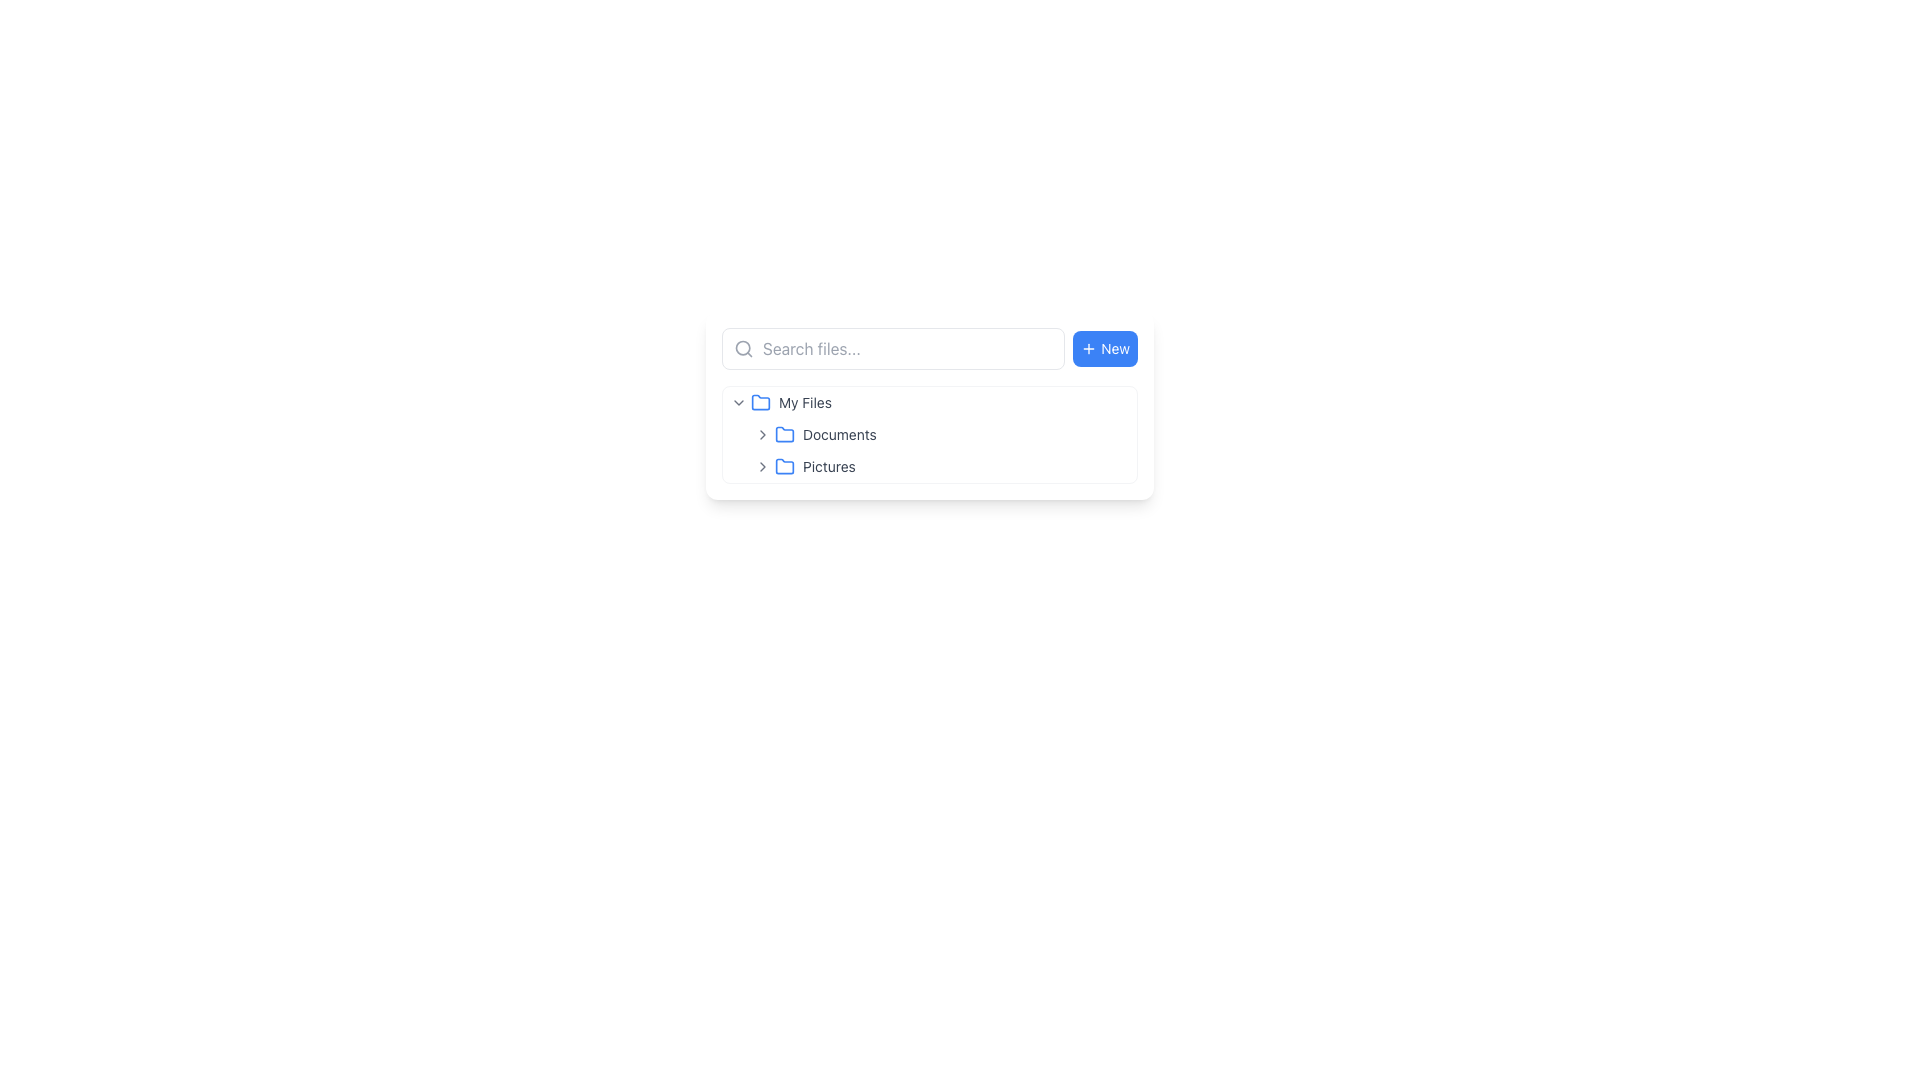 This screenshot has width=1920, height=1080. I want to click on properties of the circular graphical element that is part of the search icon in the input field labeled 'Search files...', so click(742, 347).